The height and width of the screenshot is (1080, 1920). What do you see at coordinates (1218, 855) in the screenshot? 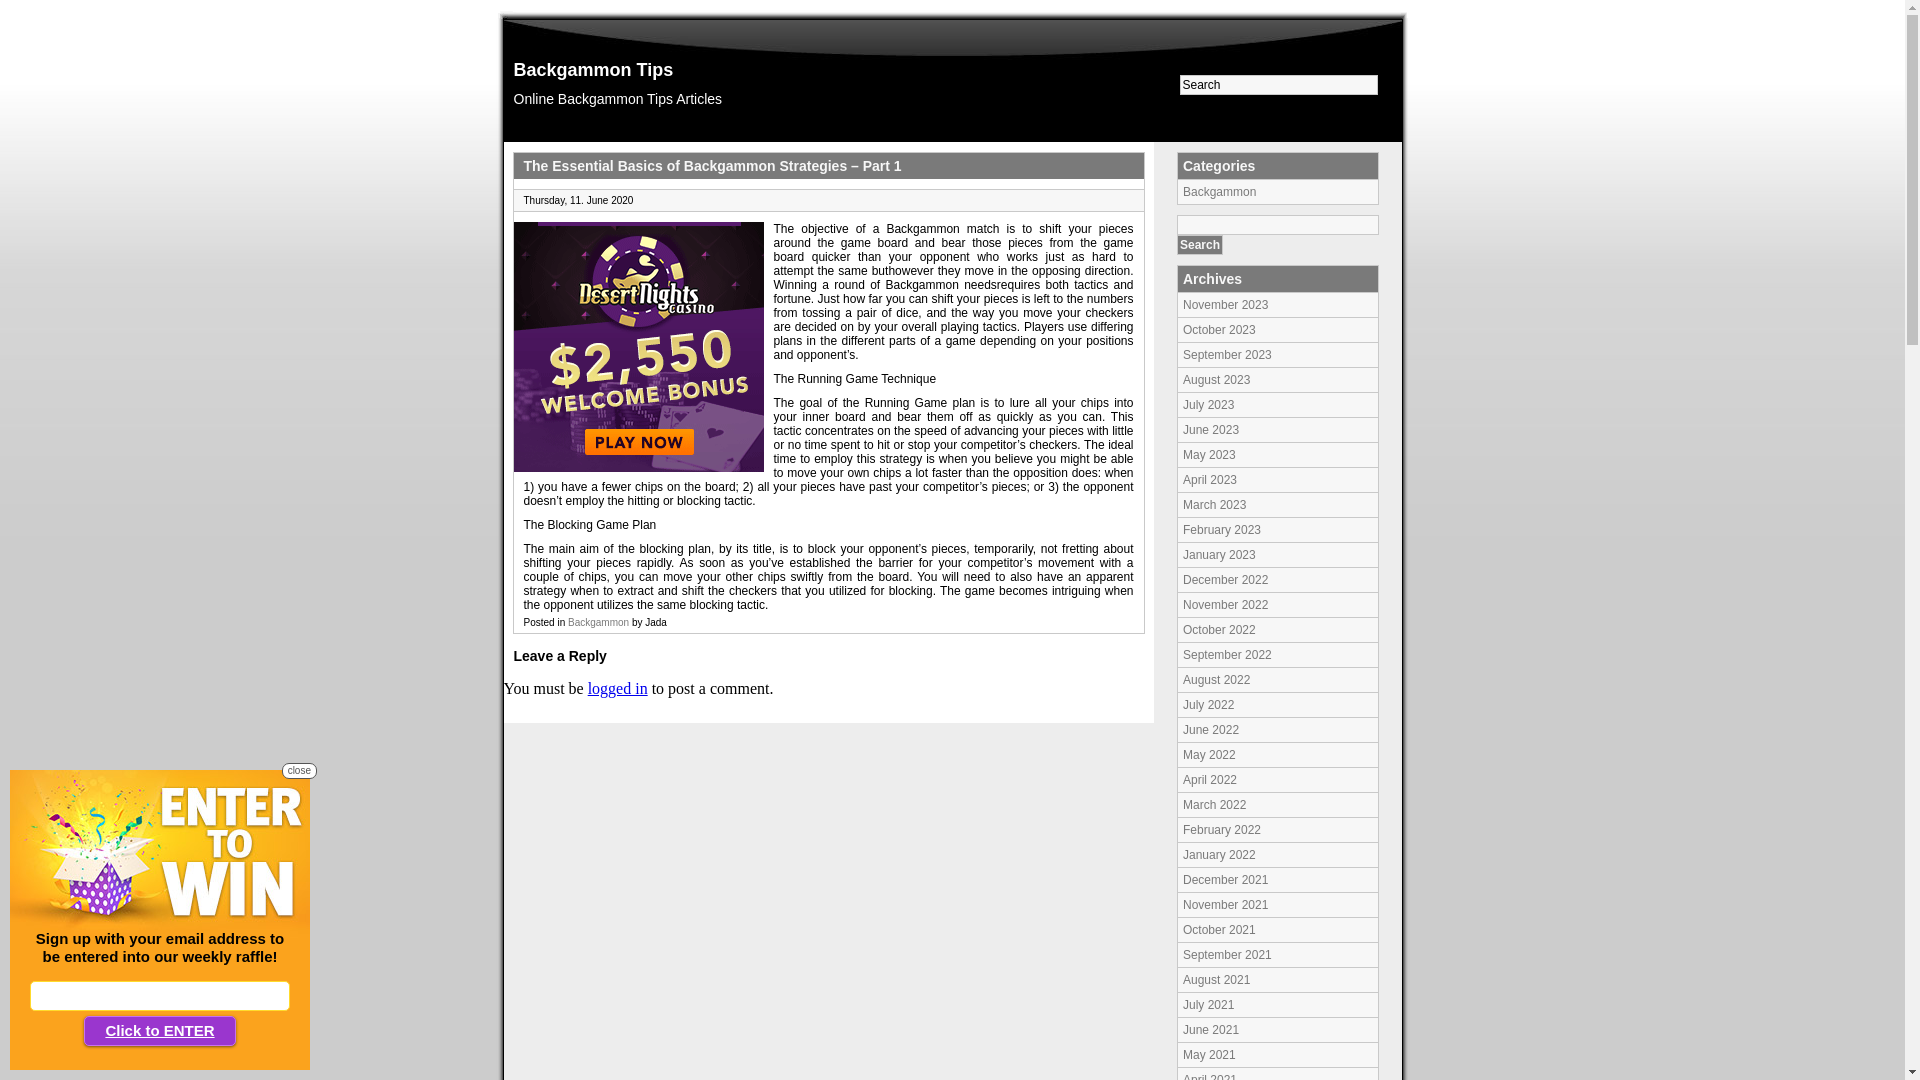
I see `'January 2022'` at bounding box center [1218, 855].